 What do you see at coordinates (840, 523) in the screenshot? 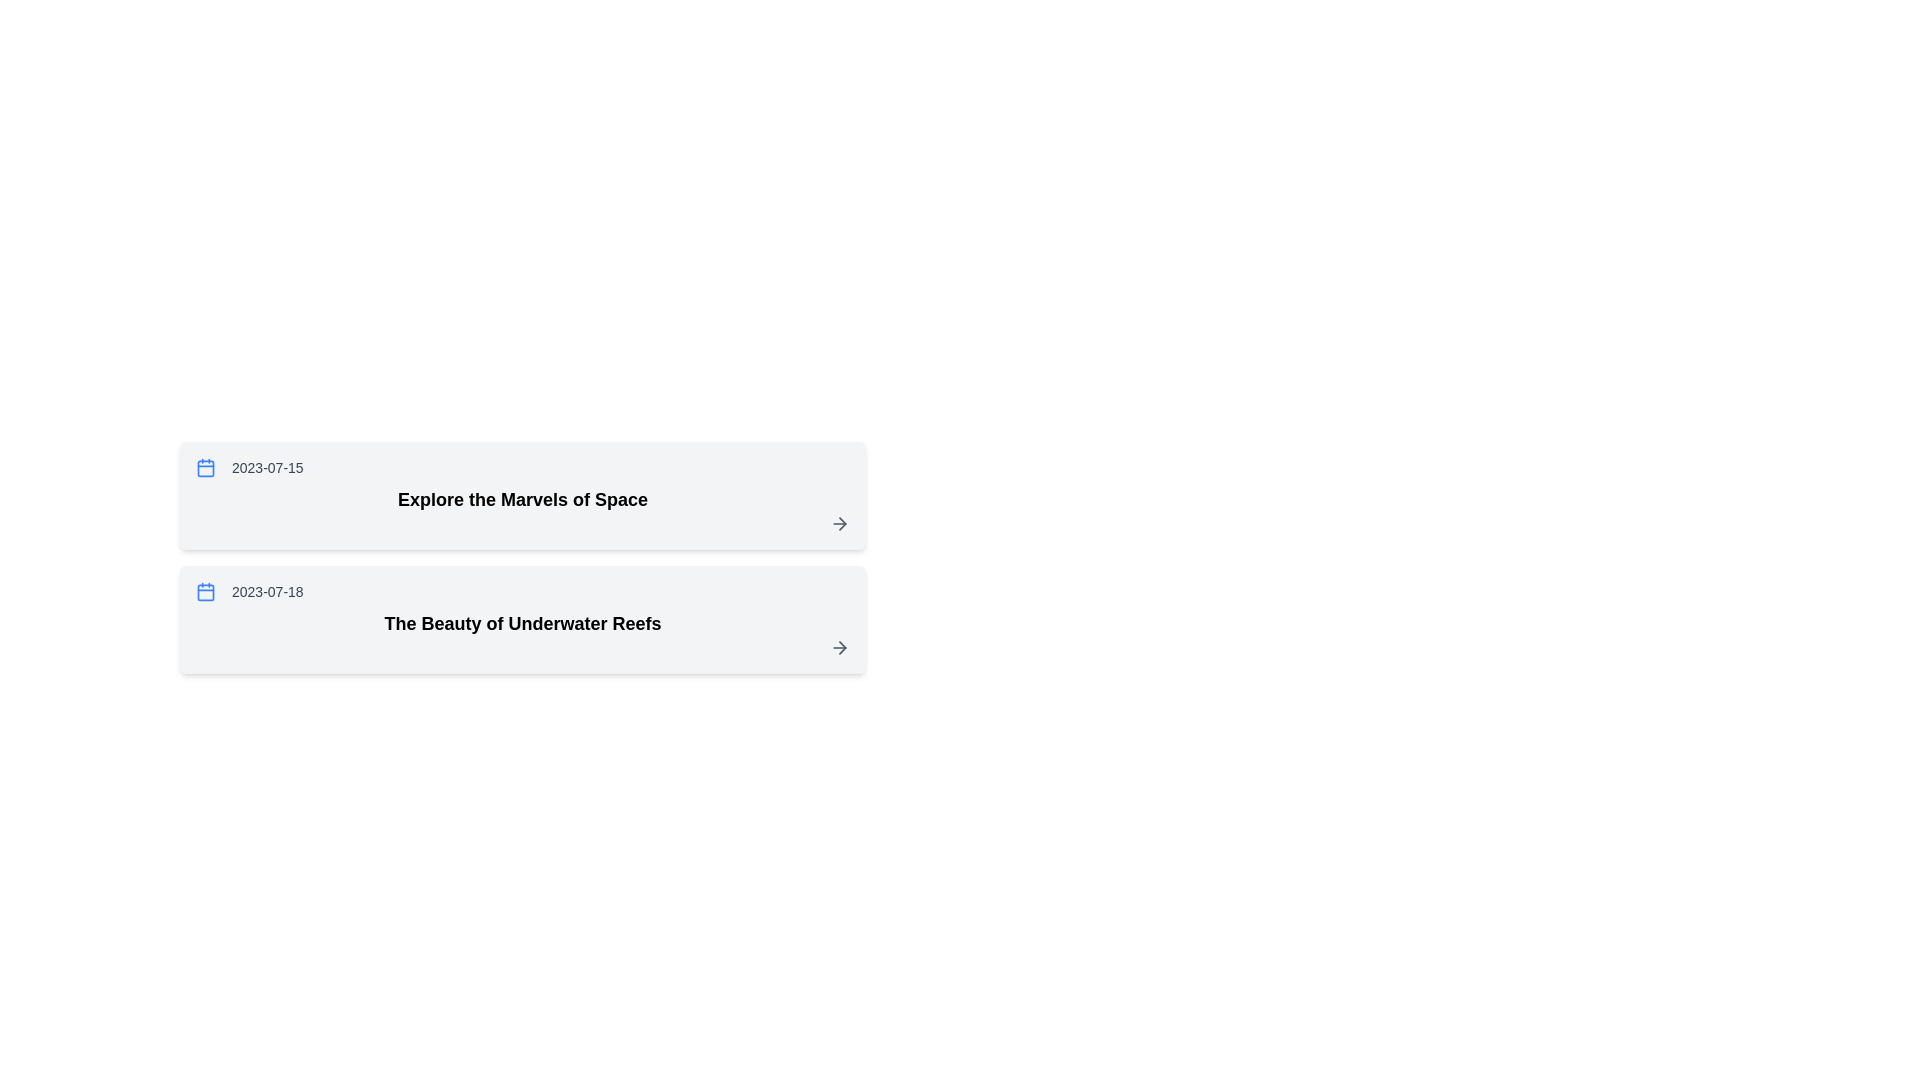
I see `the gray right-pointing arrow icon located in the upper right section of the card titled 'Explore the Marvels of Space'` at bounding box center [840, 523].